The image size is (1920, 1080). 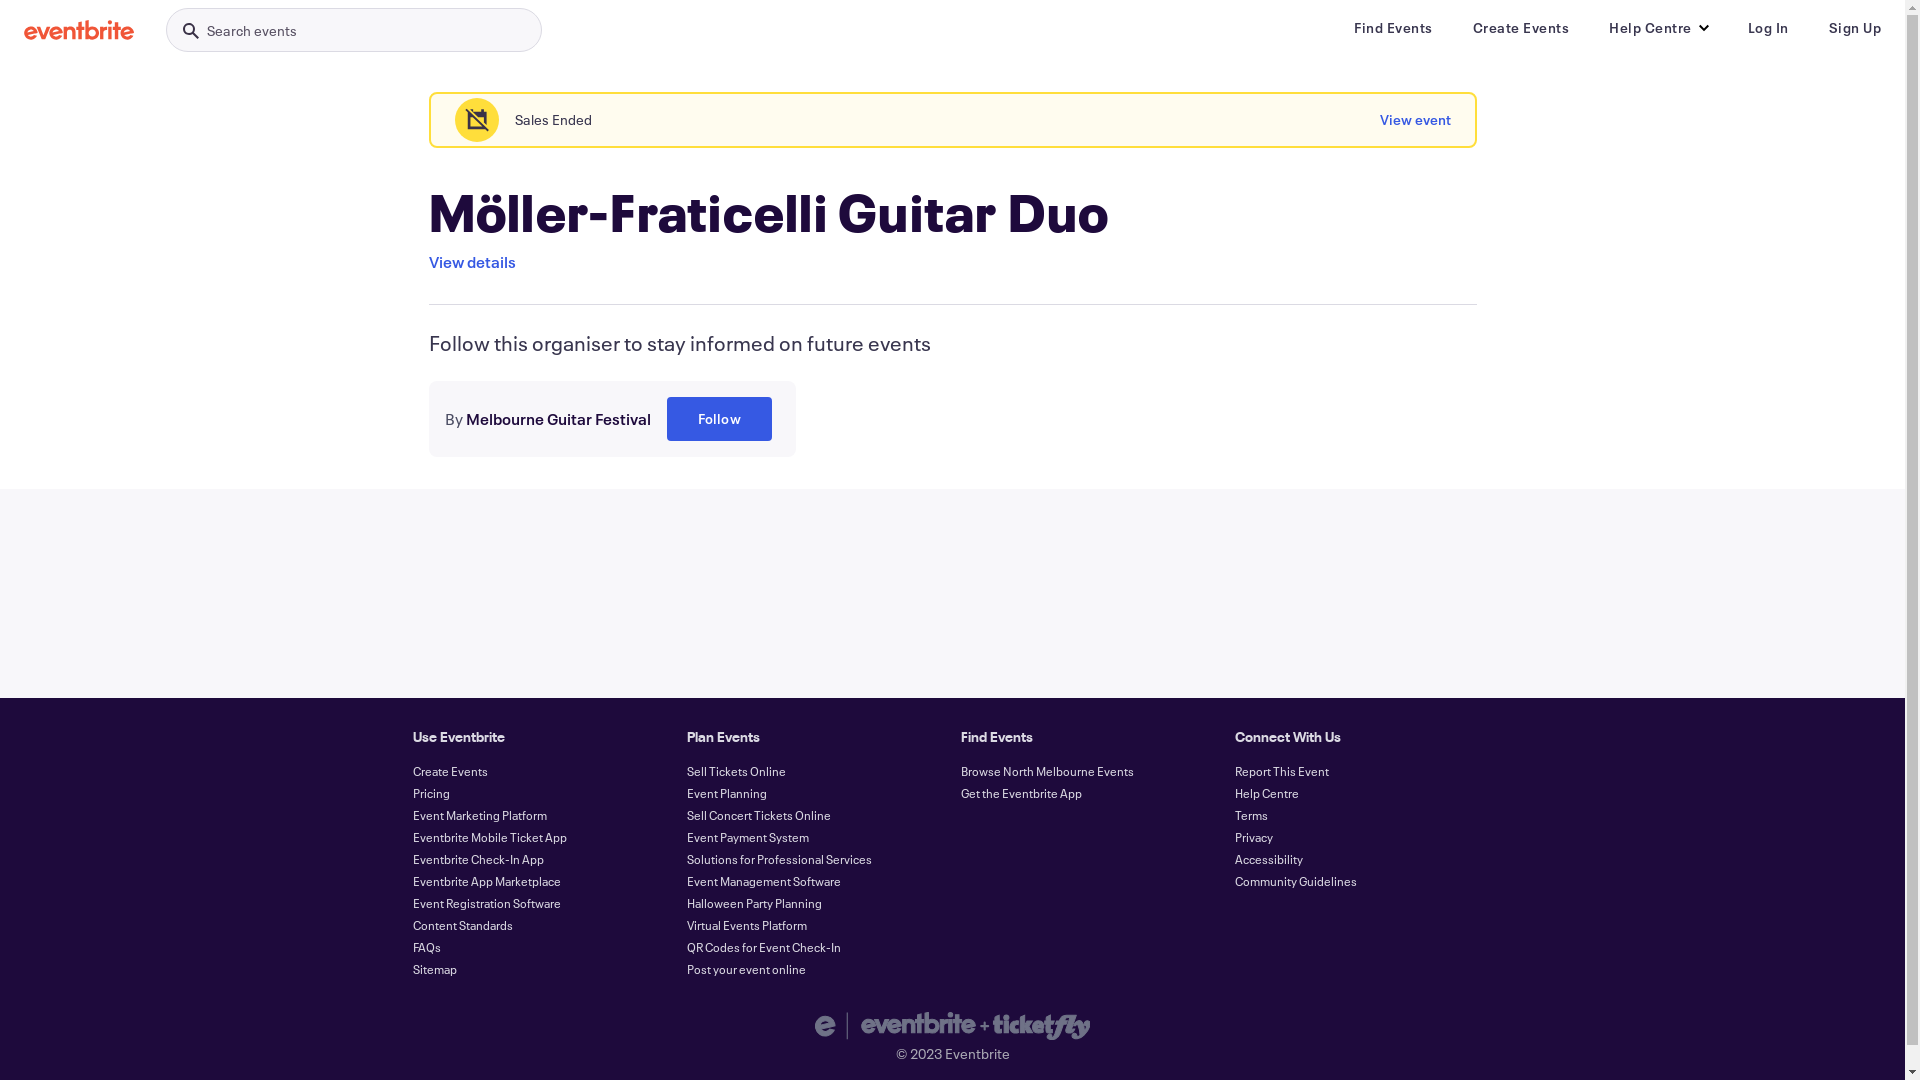 I want to click on 'Help Centre', so click(x=1265, y=792).